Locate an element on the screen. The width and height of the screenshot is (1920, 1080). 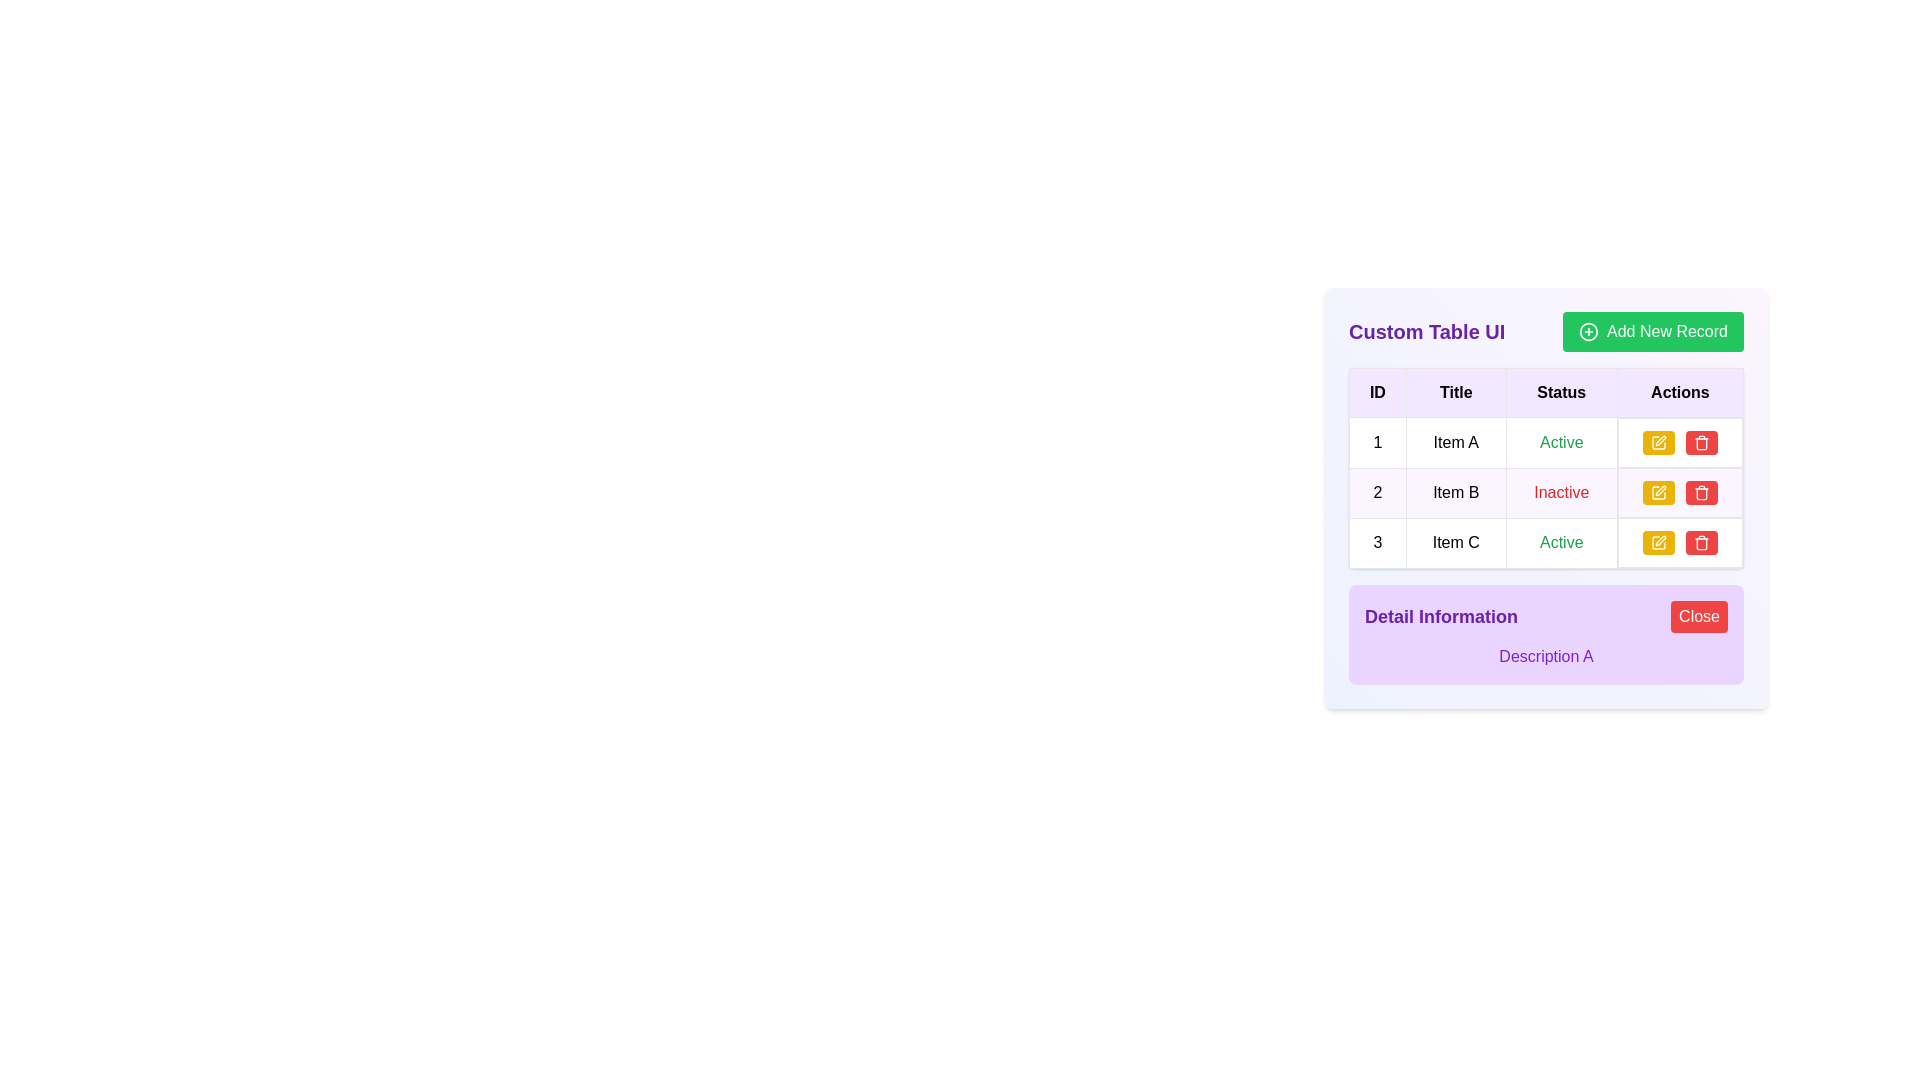
the second row of the table that contains 'Item B' and is styled with 'Inactive' in red is located at coordinates (1545, 493).